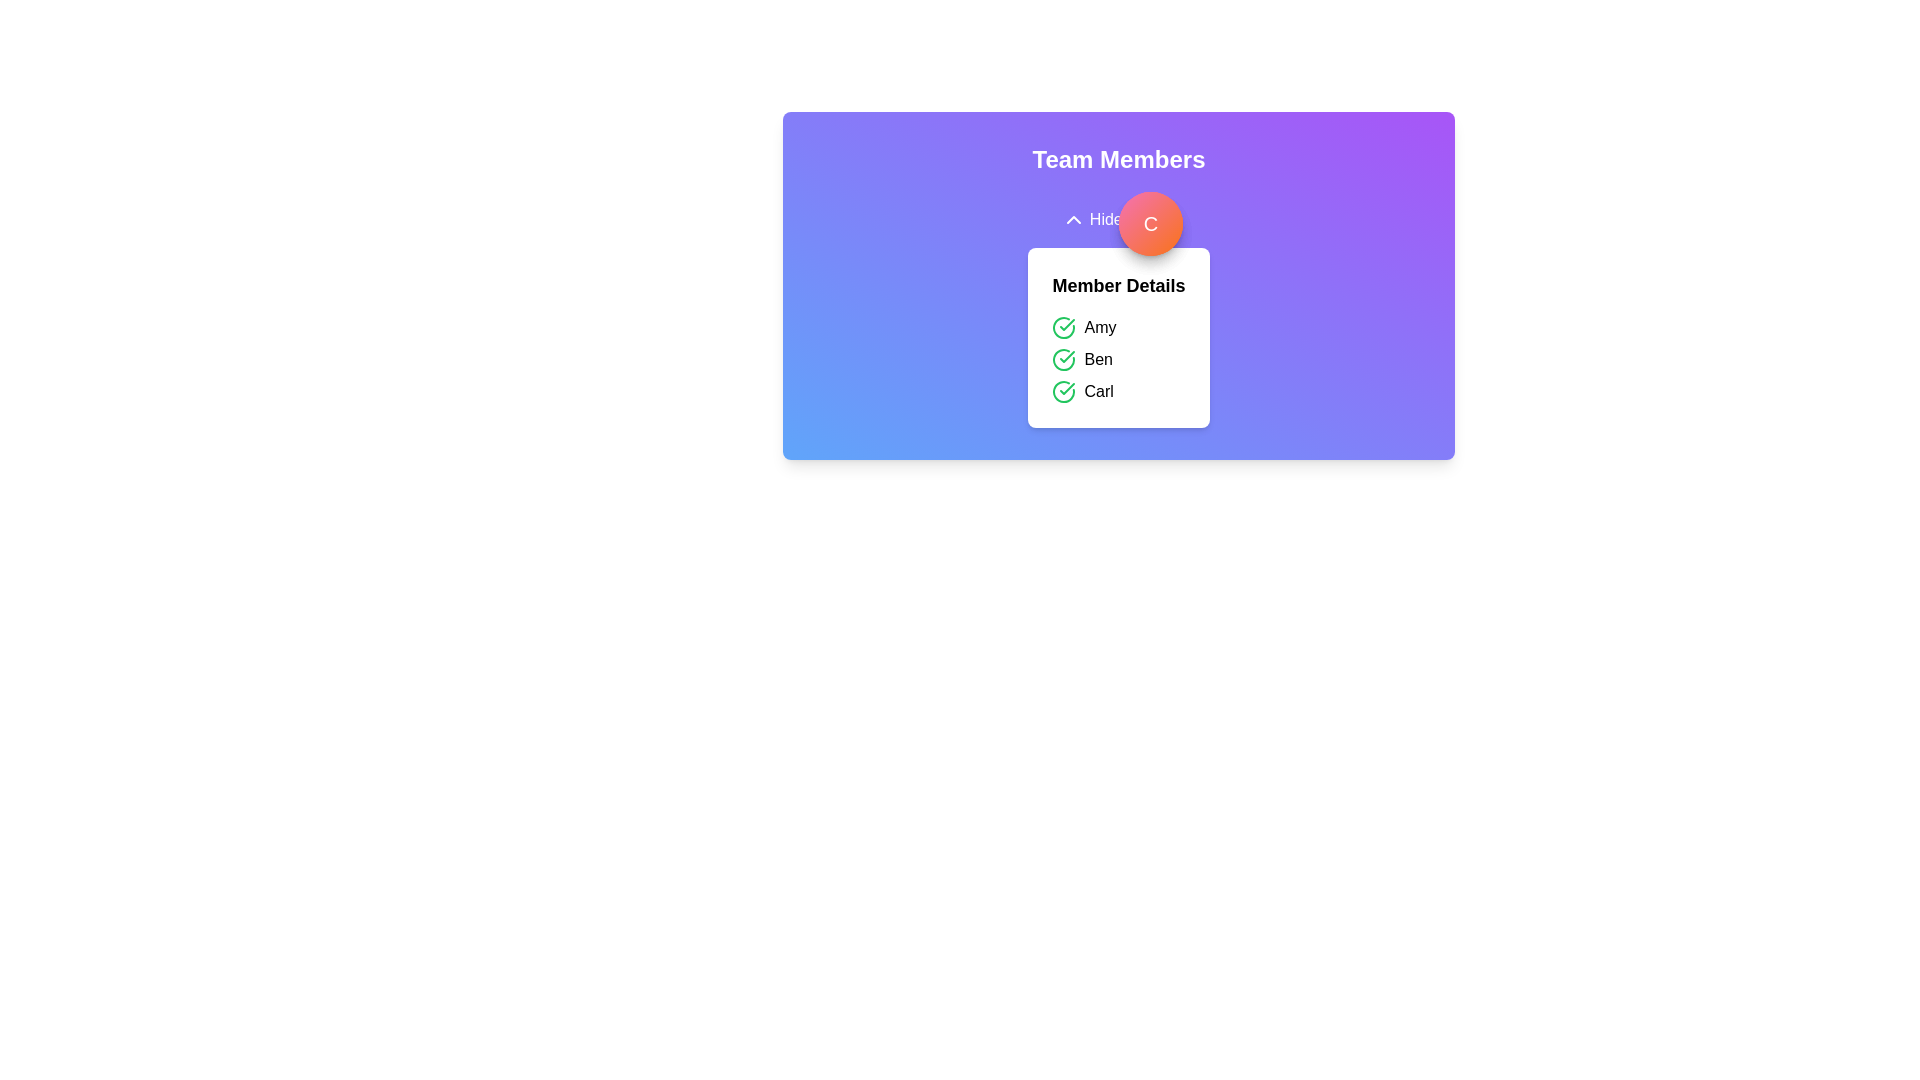 The width and height of the screenshot is (1920, 1080). What do you see at coordinates (1117, 358) in the screenshot?
I see `any list item in the 'Member Details' section, which is a list with icons indicating member statuses or achievements` at bounding box center [1117, 358].